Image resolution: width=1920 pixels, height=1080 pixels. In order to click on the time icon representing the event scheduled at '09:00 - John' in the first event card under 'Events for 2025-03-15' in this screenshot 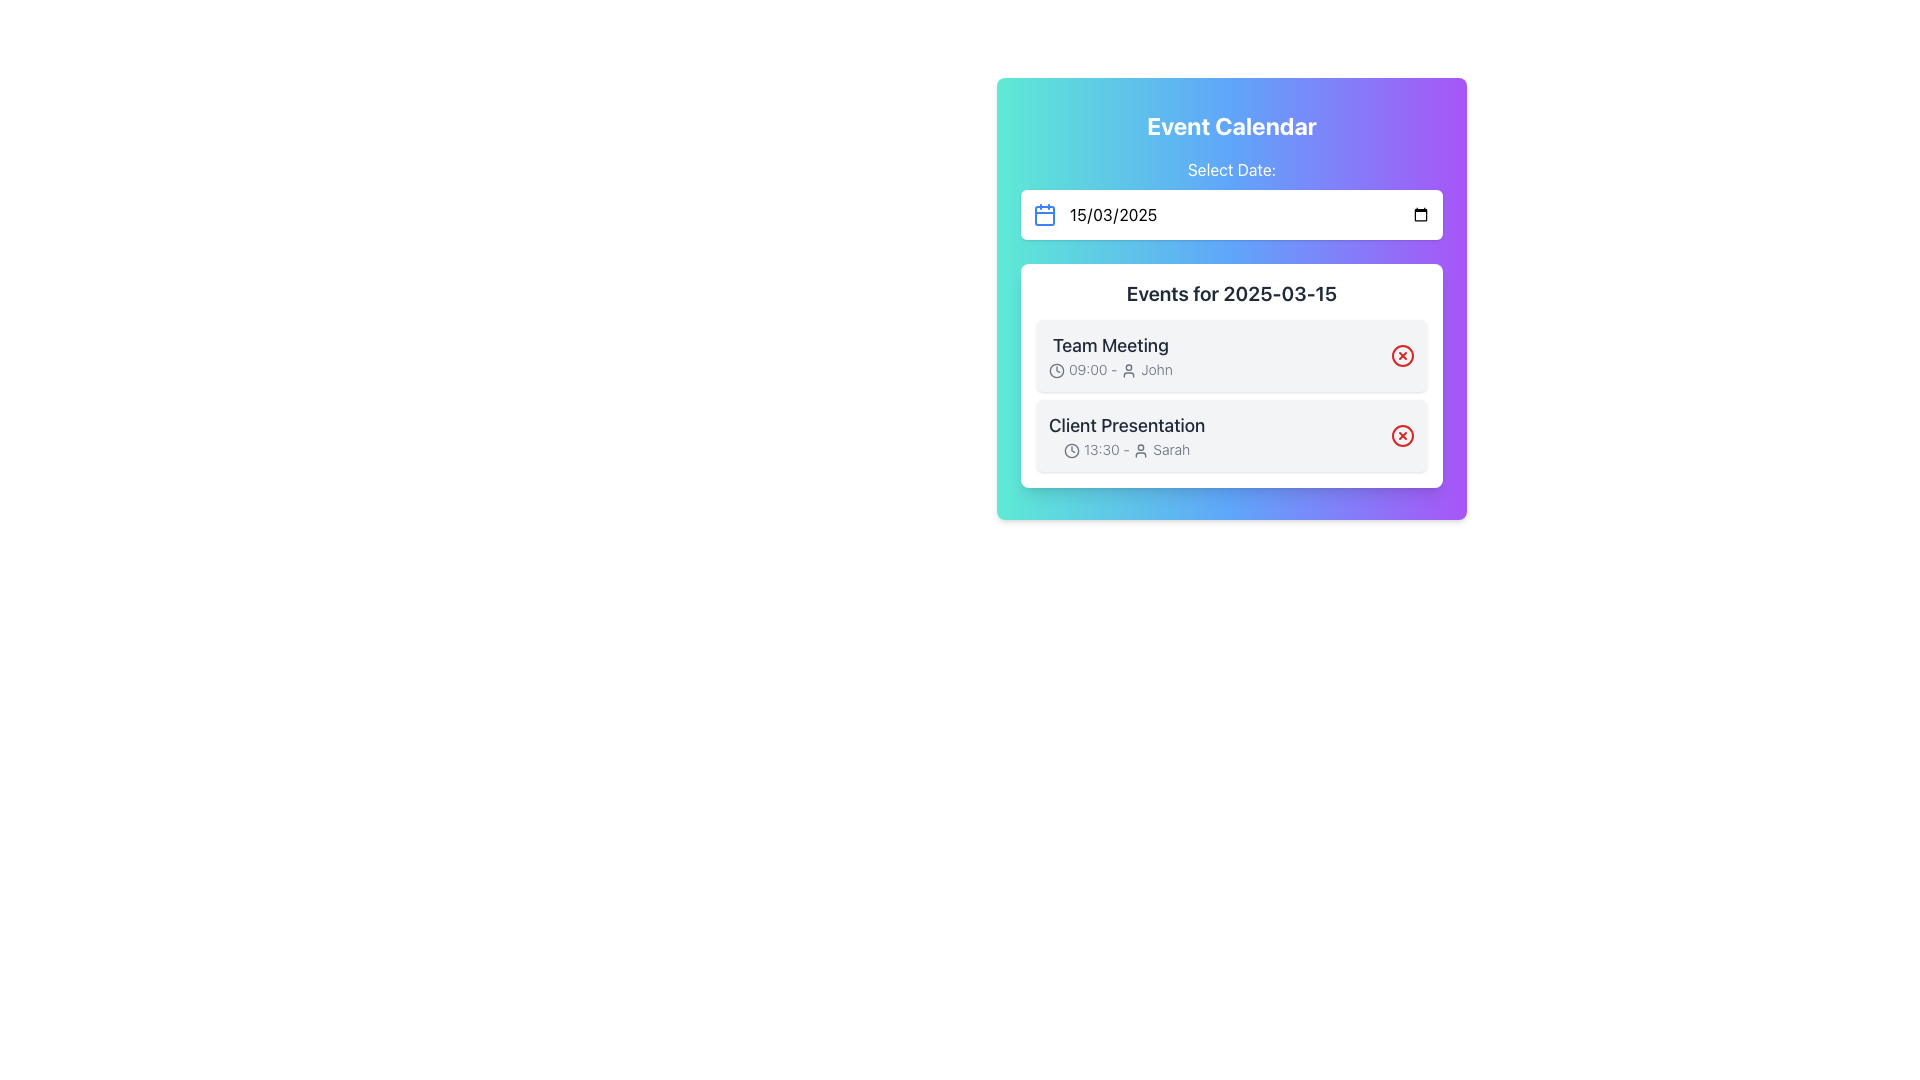, I will do `click(1055, 370)`.